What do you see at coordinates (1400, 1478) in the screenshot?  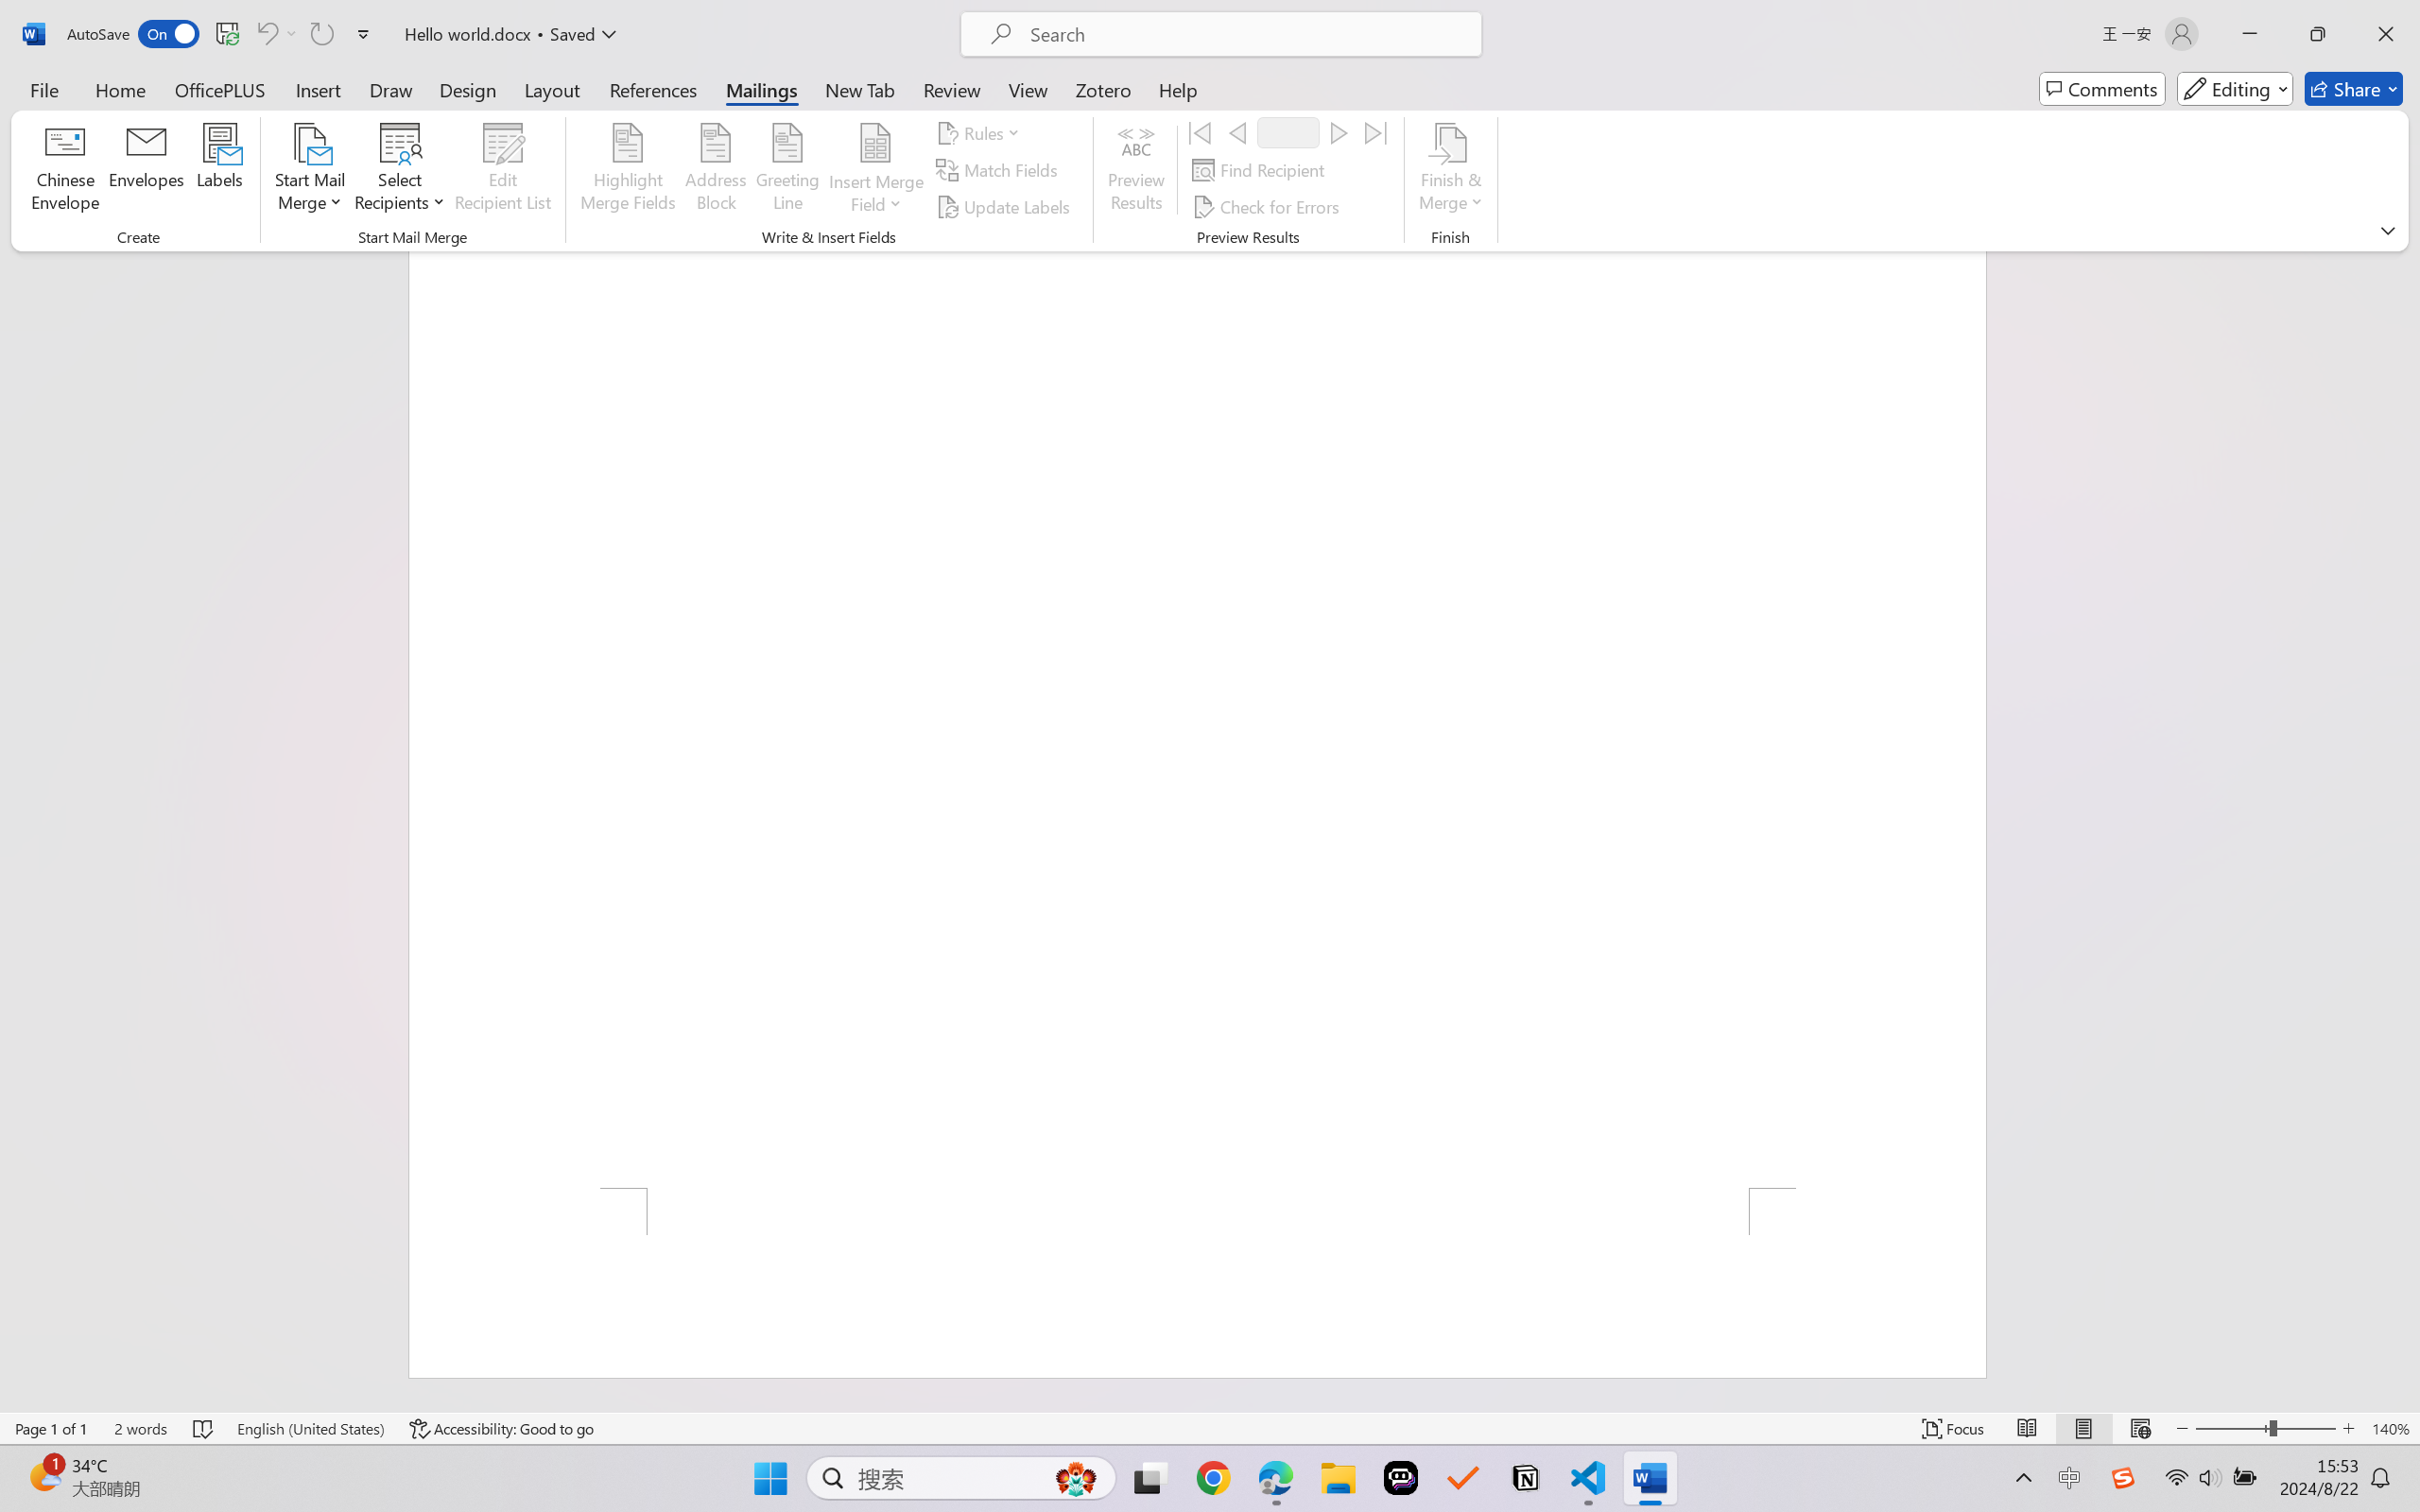 I see `'Poe'` at bounding box center [1400, 1478].